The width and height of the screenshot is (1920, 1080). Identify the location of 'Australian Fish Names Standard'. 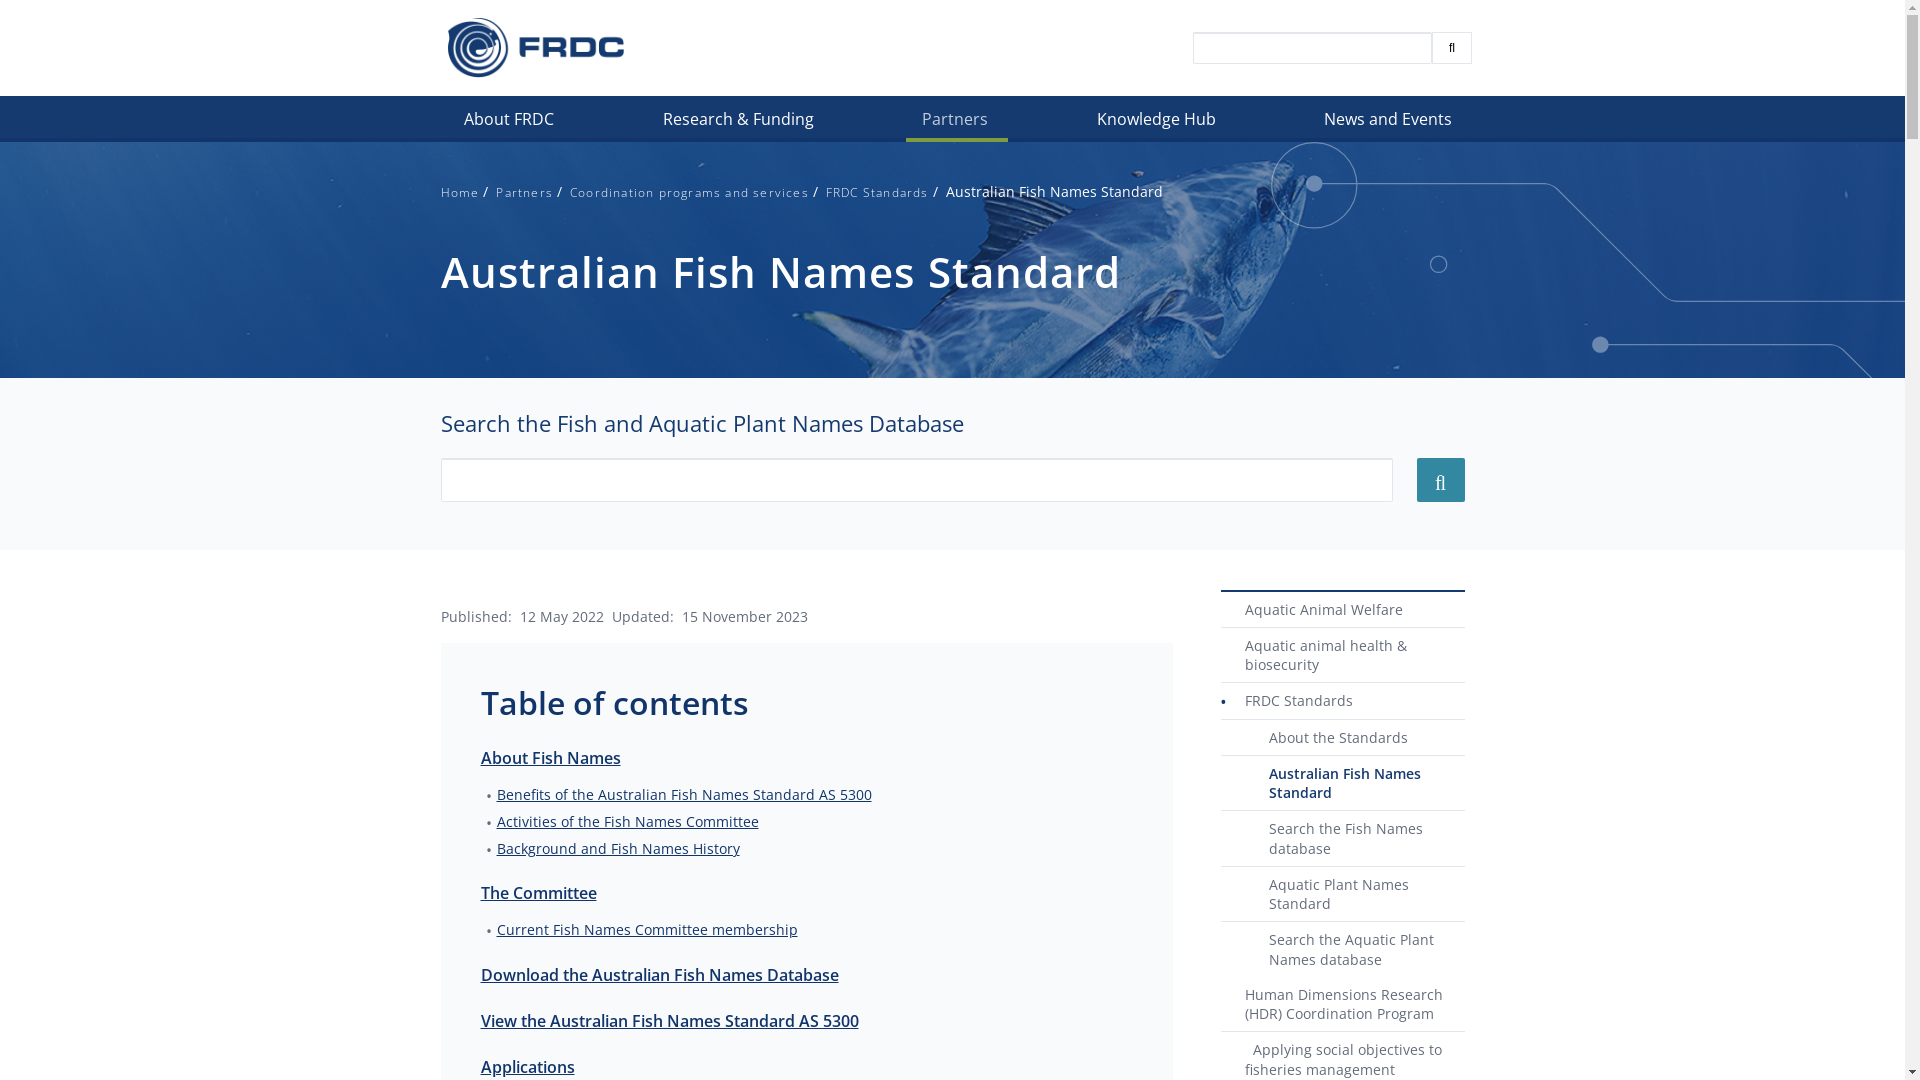
(1342, 782).